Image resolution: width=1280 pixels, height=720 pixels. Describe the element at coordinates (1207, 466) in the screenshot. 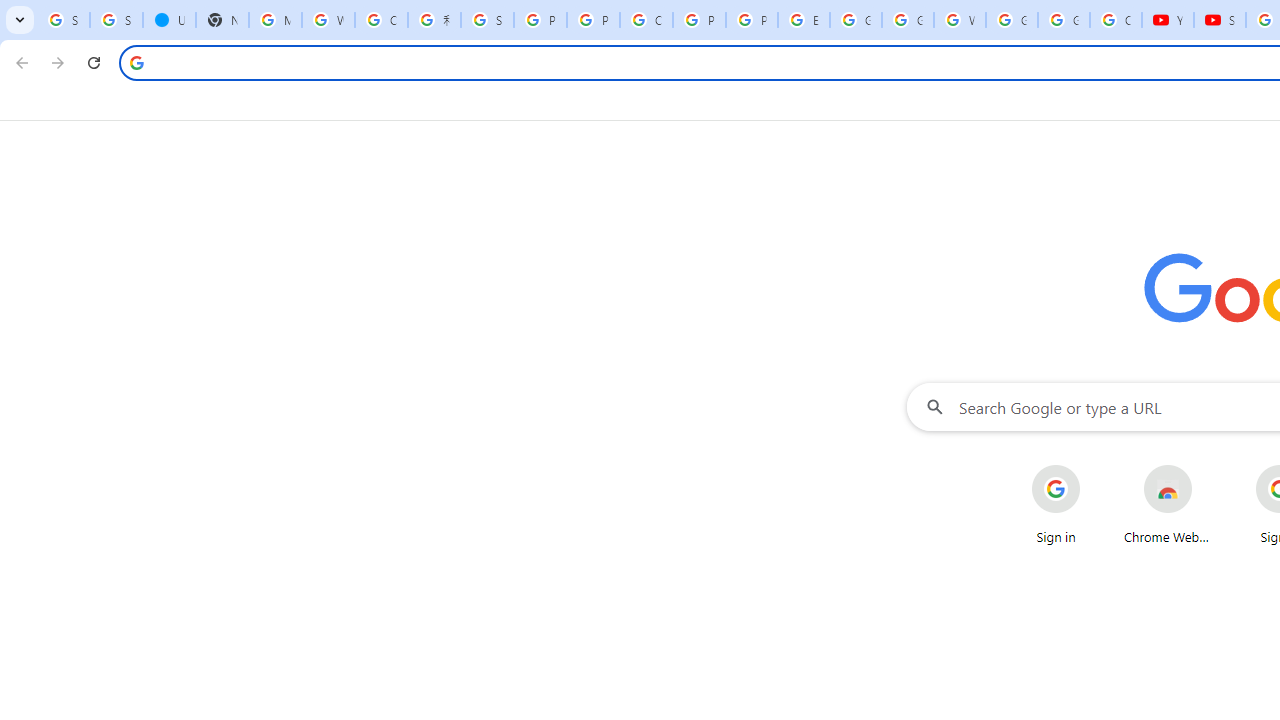

I see `'More actions for Chrome Web Store shortcut'` at that location.